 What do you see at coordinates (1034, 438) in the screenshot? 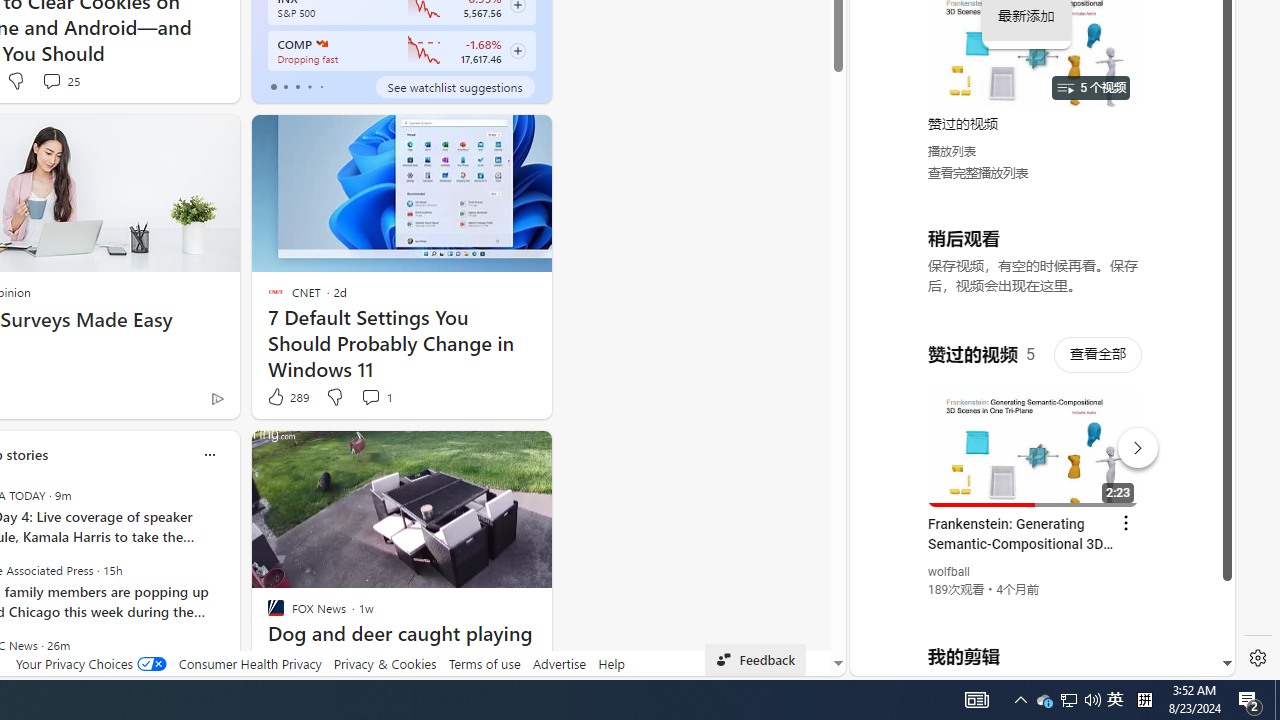
I see `'#you'` at bounding box center [1034, 438].